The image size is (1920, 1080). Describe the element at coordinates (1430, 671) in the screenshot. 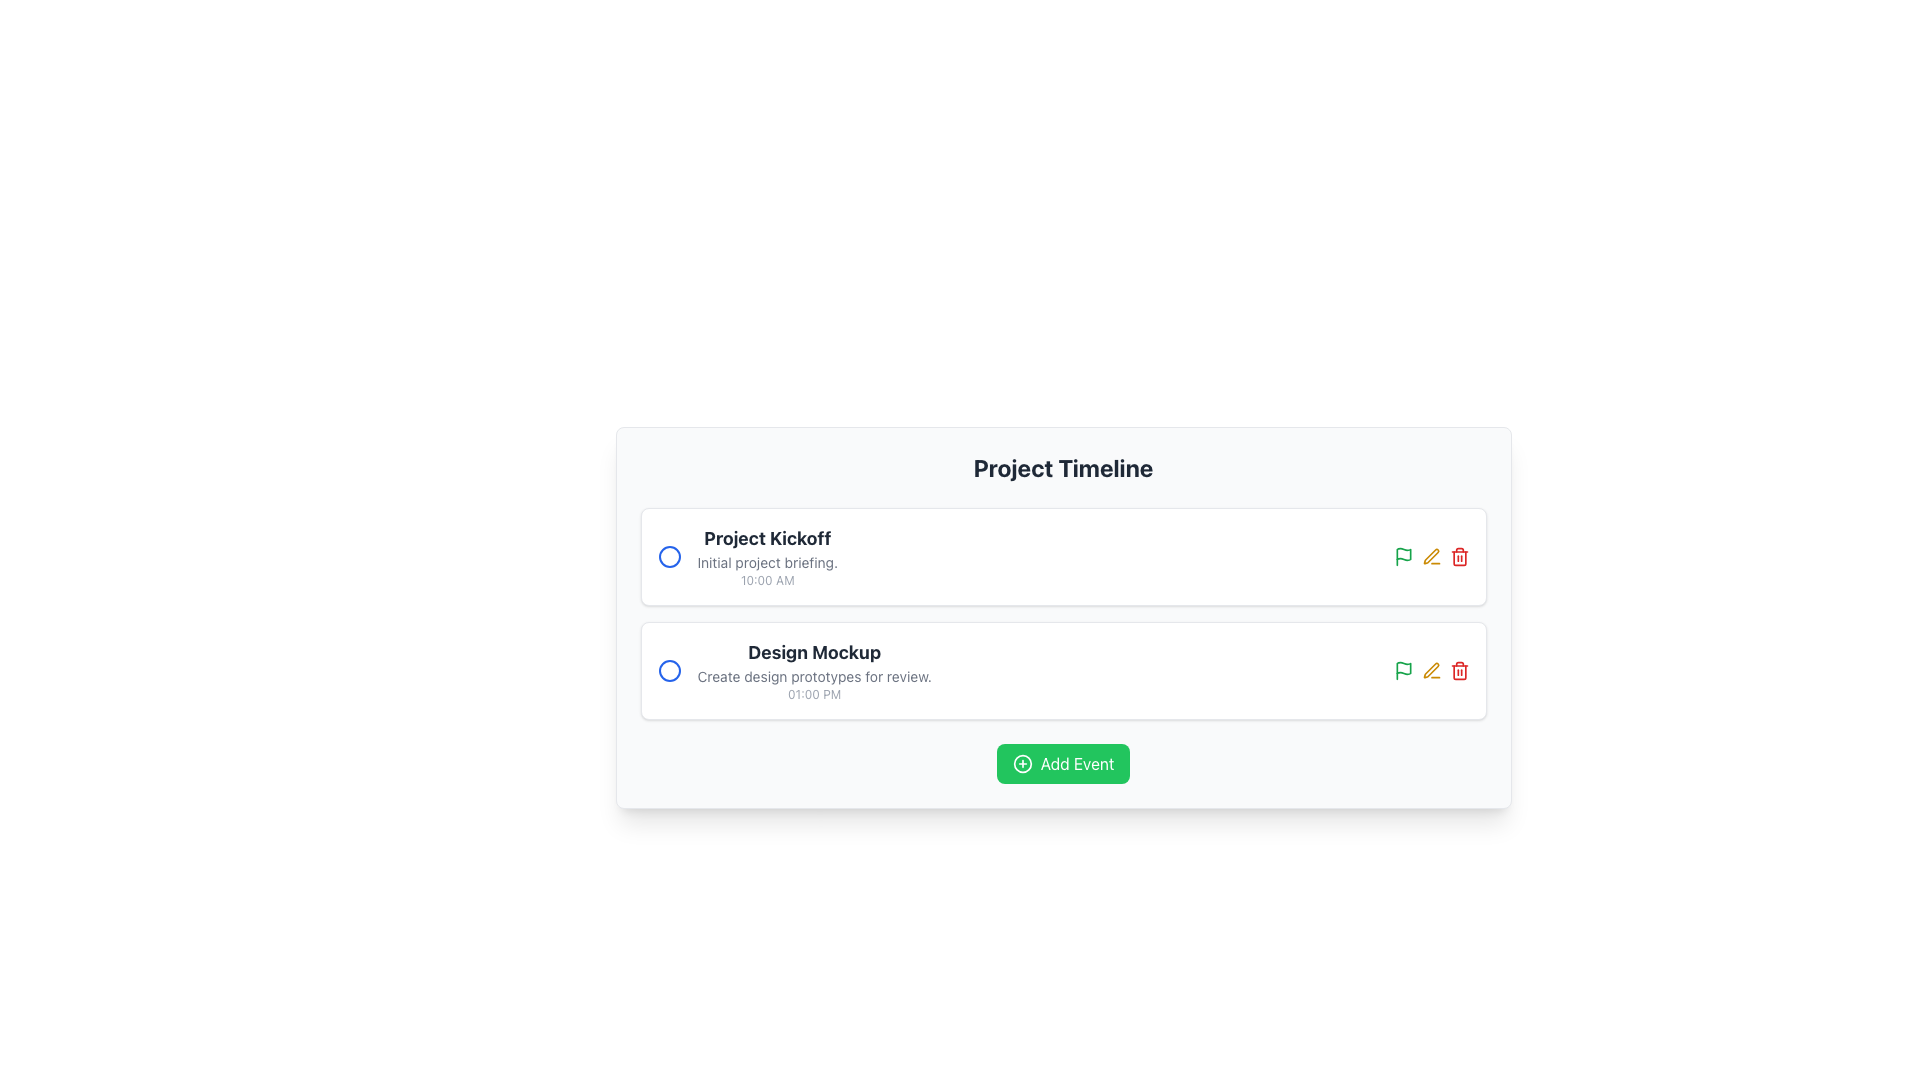

I see `the edit icon button, which is the third icon on the rightmost side of the interaction tools for the second list item in the timeline, to initiate the edit action` at that location.